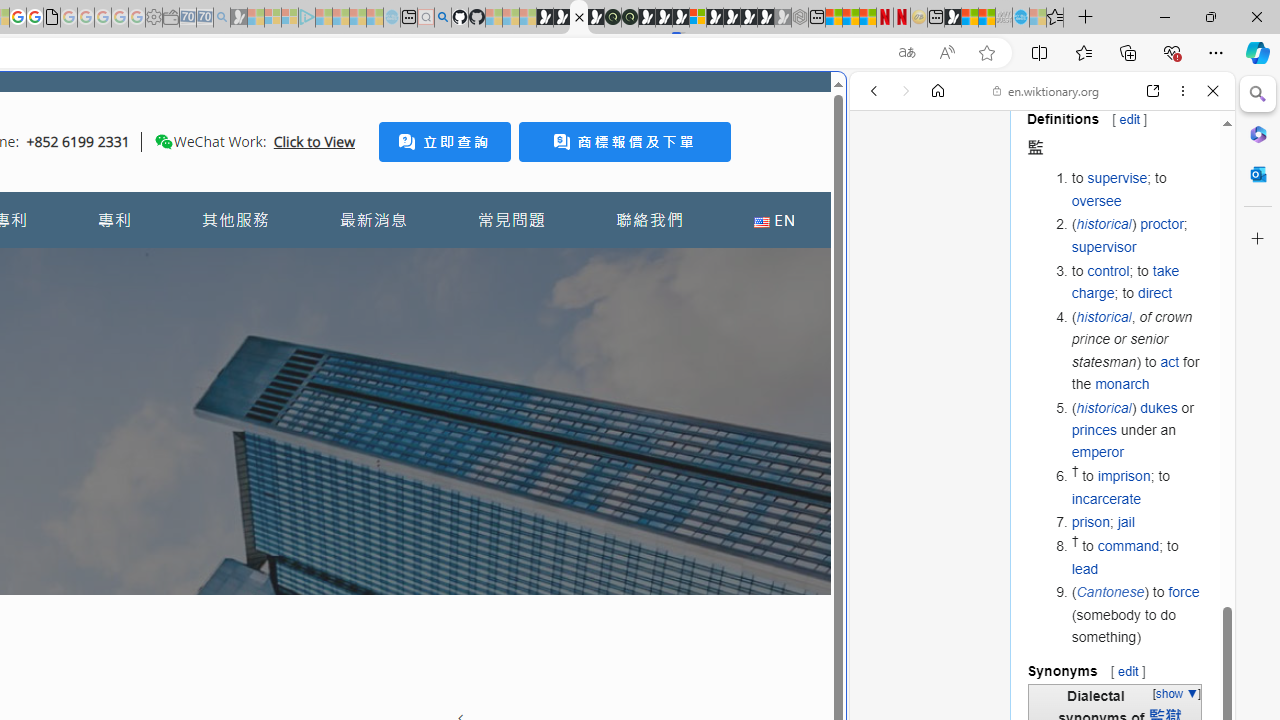 This screenshot has height=720, width=1280. What do you see at coordinates (1137, 189) in the screenshot?
I see `'to supervise; to oversee'` at bounding box center [1137, 189].